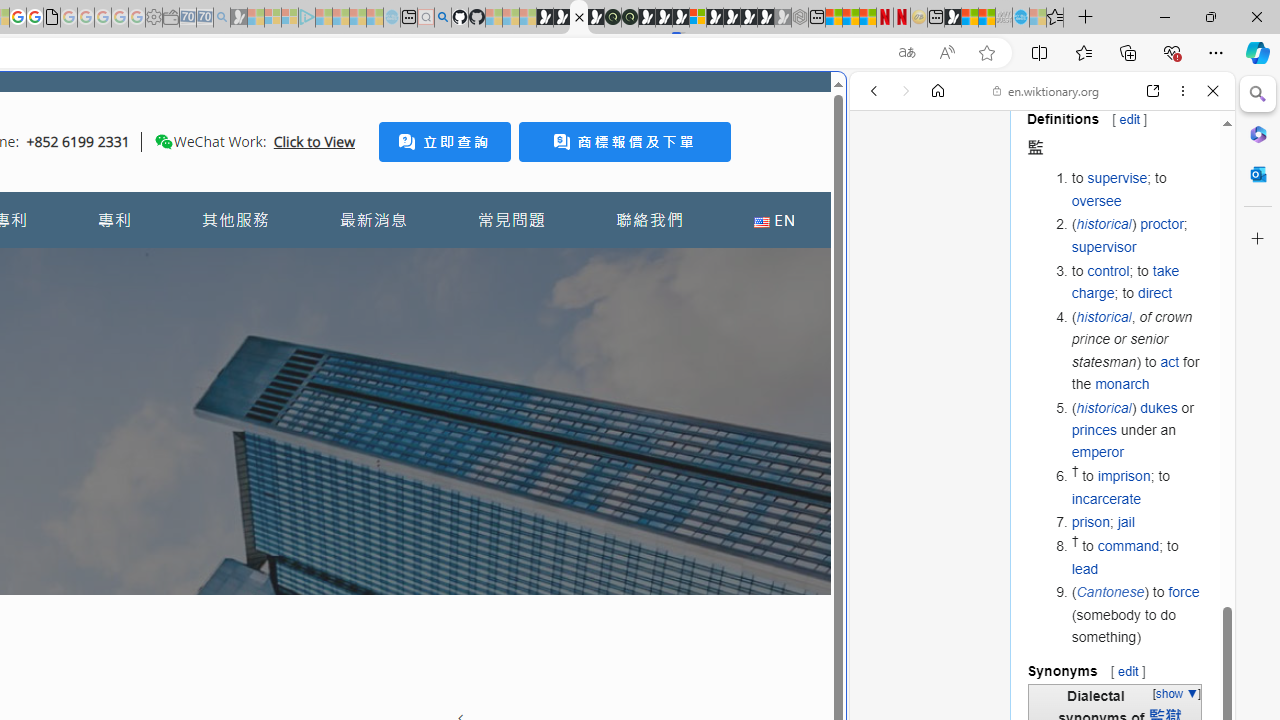 This screenshot has height=720, width=1280. What do you see at coordinates (1137, 189) in the screenshot?
I see `'to supervise; to oversee'` at bounding box center [1137, 189].